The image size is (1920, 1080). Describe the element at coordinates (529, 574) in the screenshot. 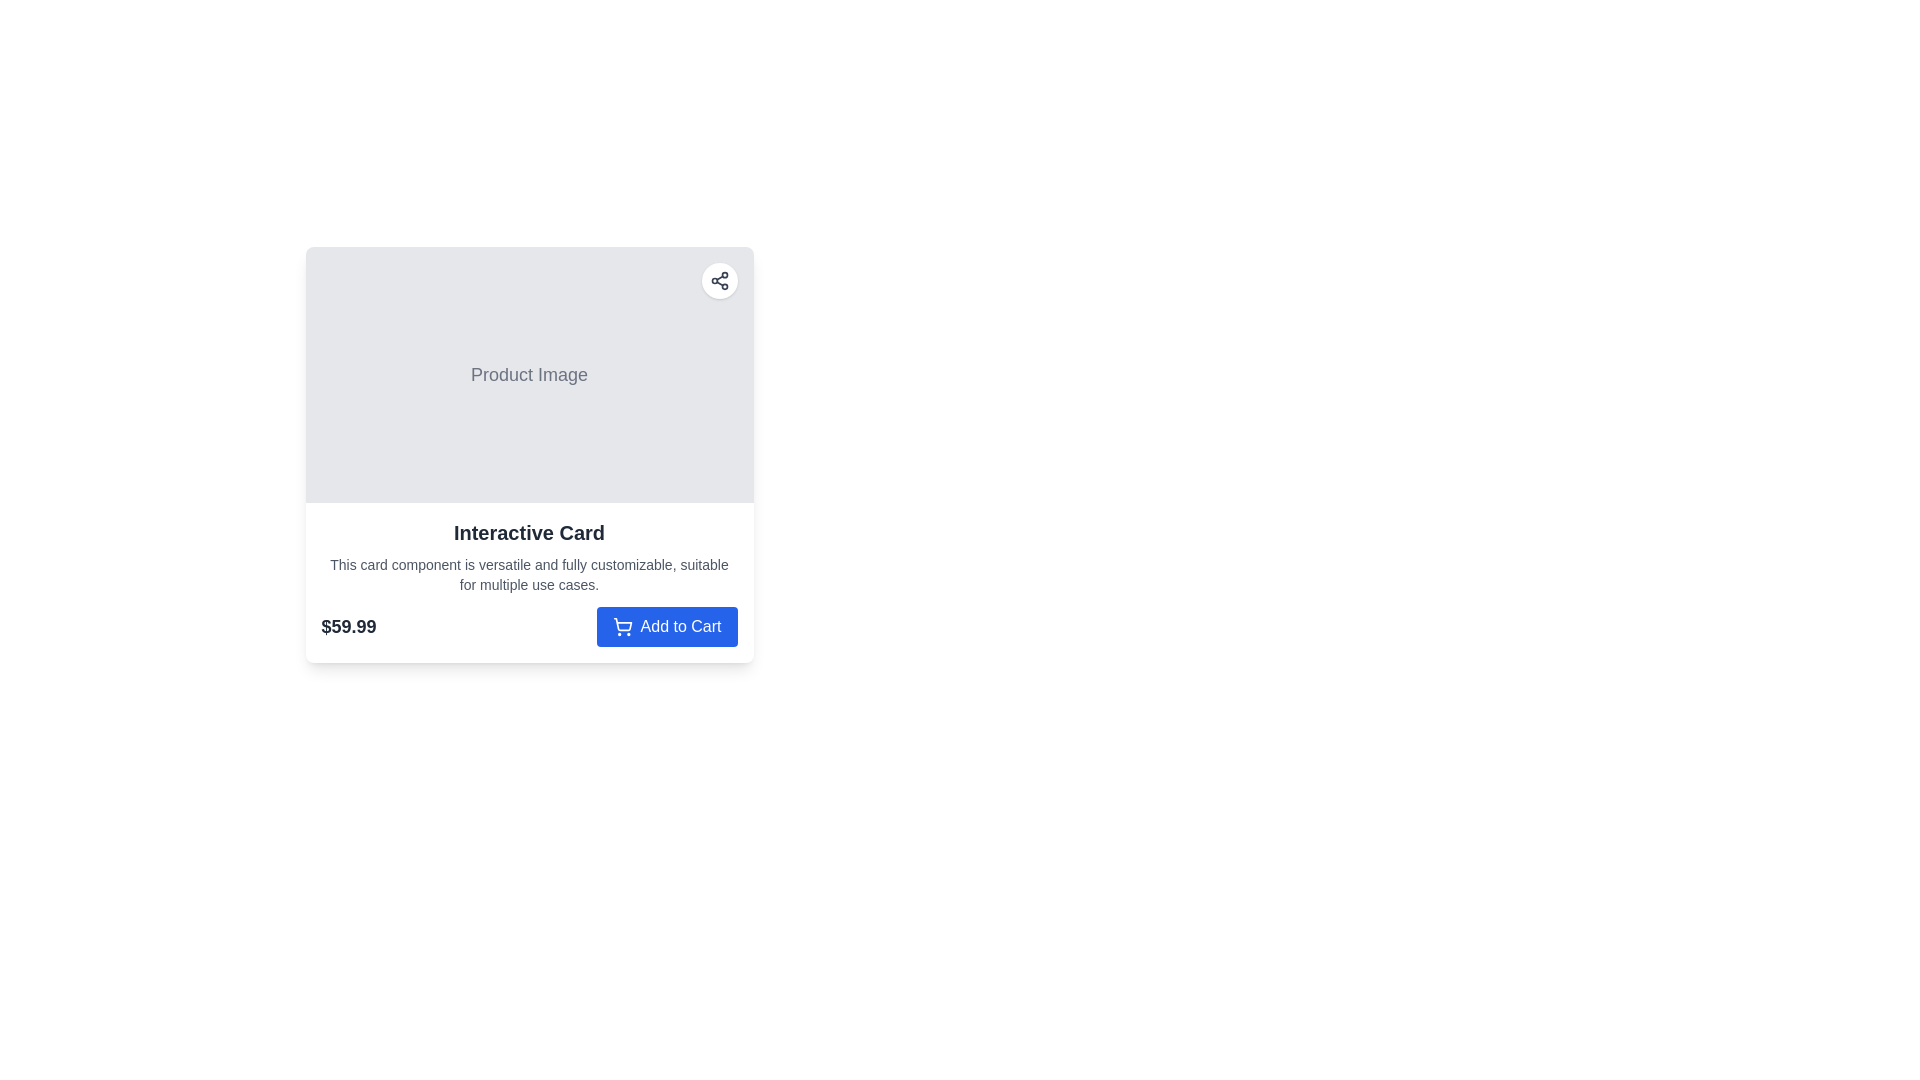

I see `the text block that contains supplementary information, styled in a smaller, gray font, with the content: 'This card component is versatile and fully customizable, suitable for multiple use cases.'` at that location.